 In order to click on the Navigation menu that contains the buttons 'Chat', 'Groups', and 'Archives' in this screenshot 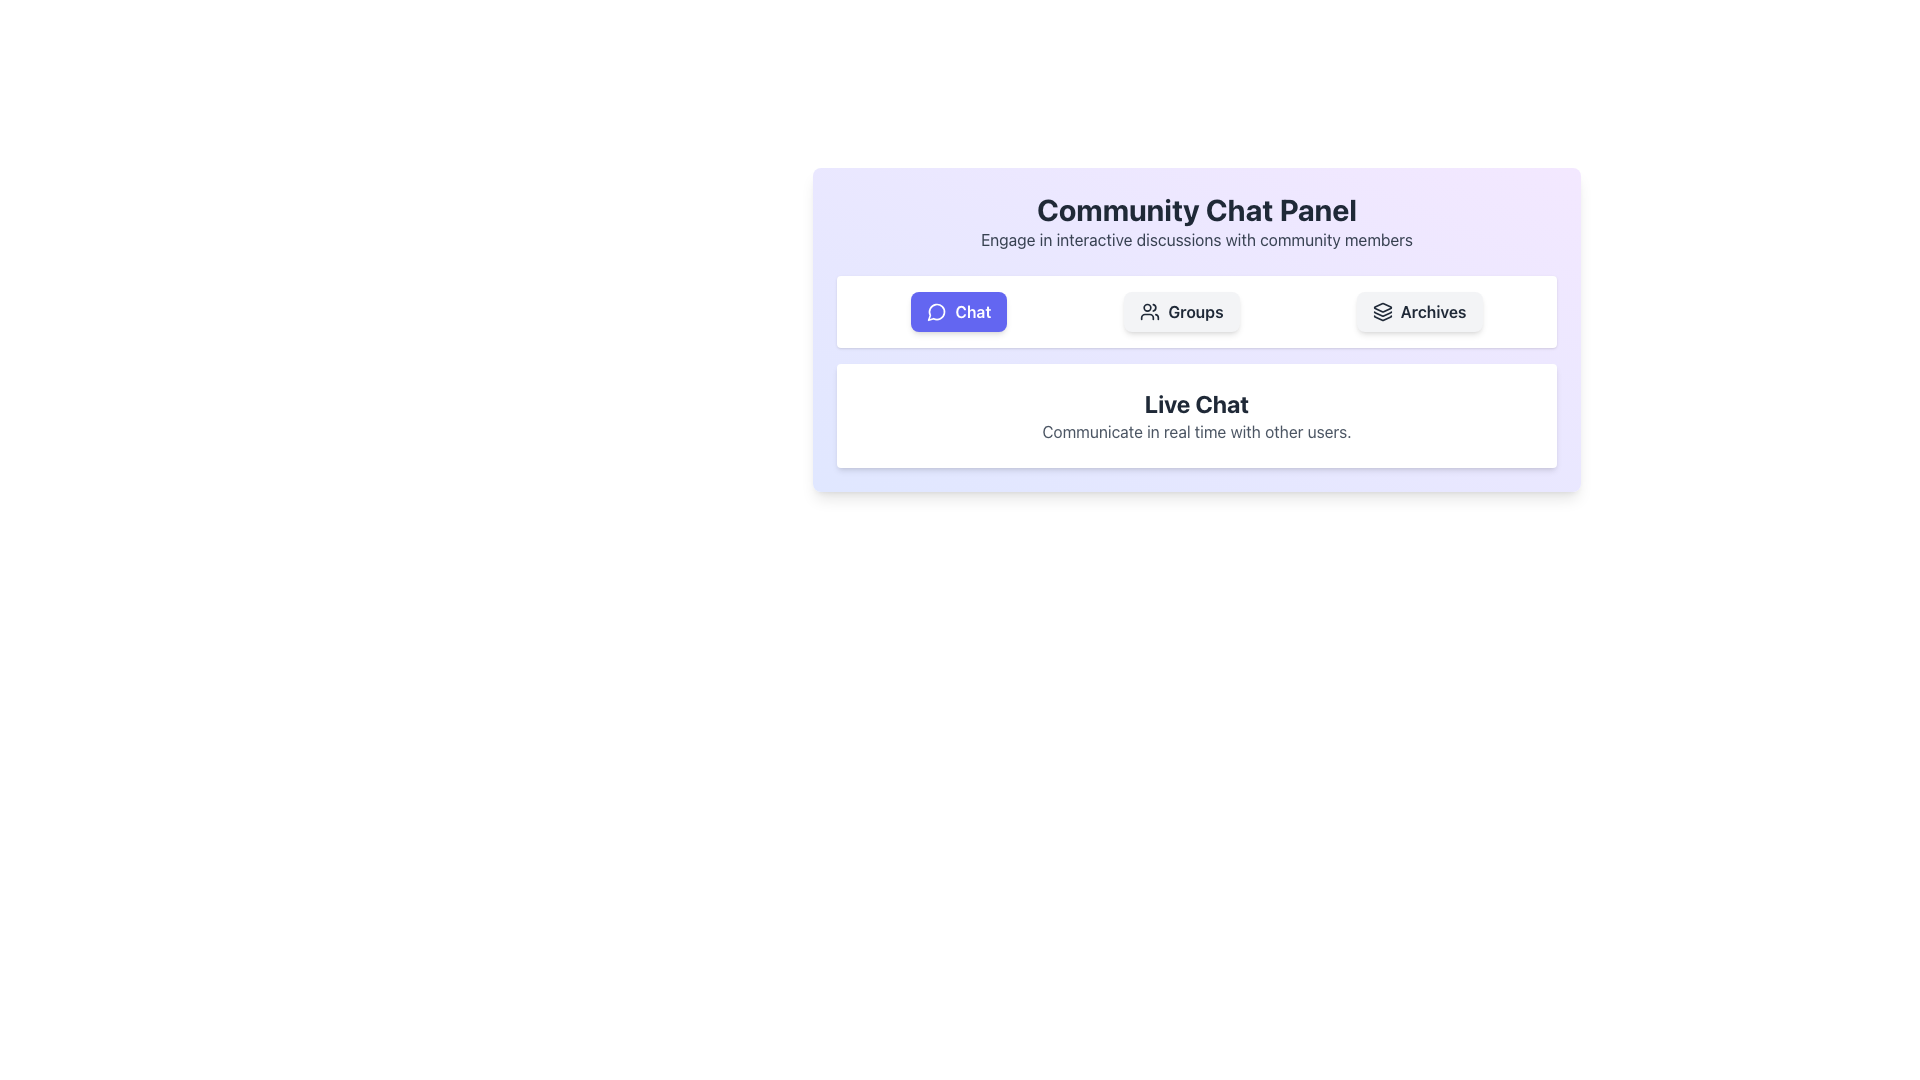, I will do `click(1196, 312)`.